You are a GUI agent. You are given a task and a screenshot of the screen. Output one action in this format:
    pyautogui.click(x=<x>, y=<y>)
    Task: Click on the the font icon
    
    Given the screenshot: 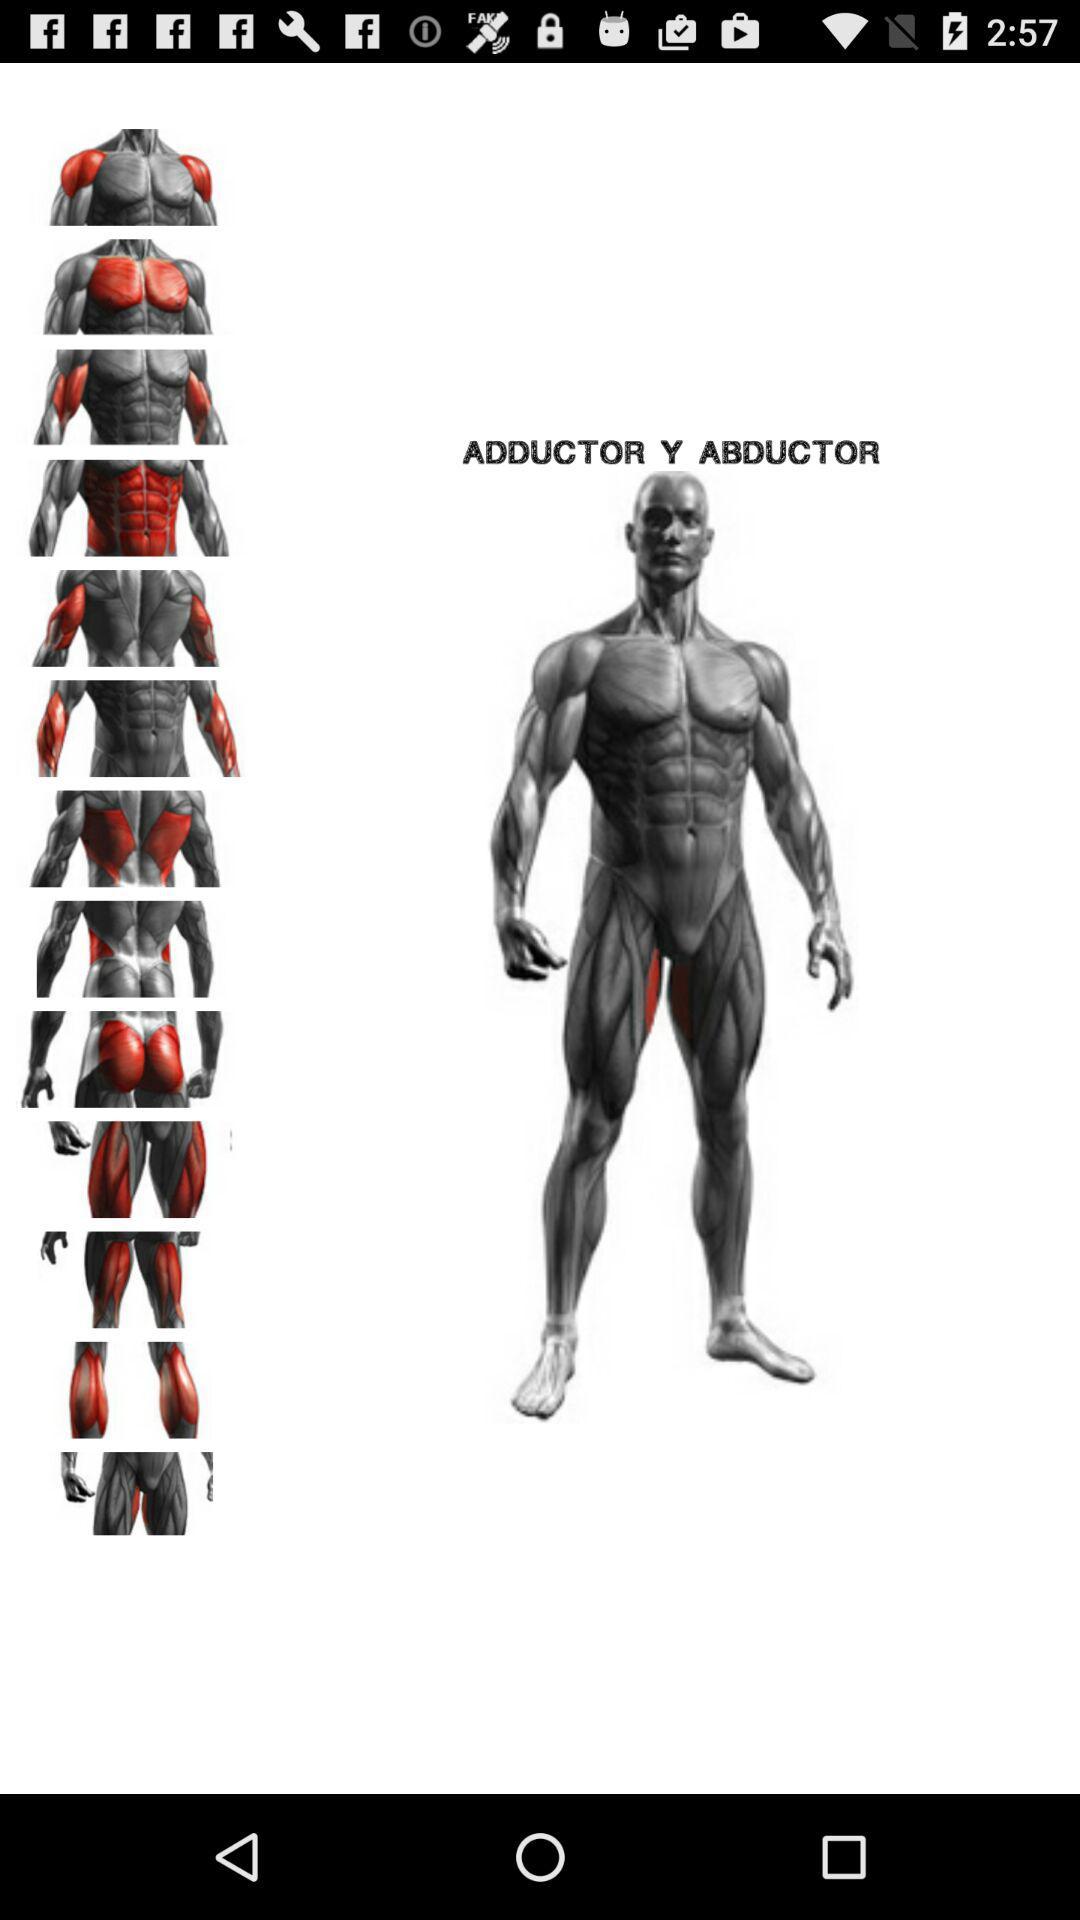 What is the action you would take?
    pyautogui.click(x=131, y=654)
    